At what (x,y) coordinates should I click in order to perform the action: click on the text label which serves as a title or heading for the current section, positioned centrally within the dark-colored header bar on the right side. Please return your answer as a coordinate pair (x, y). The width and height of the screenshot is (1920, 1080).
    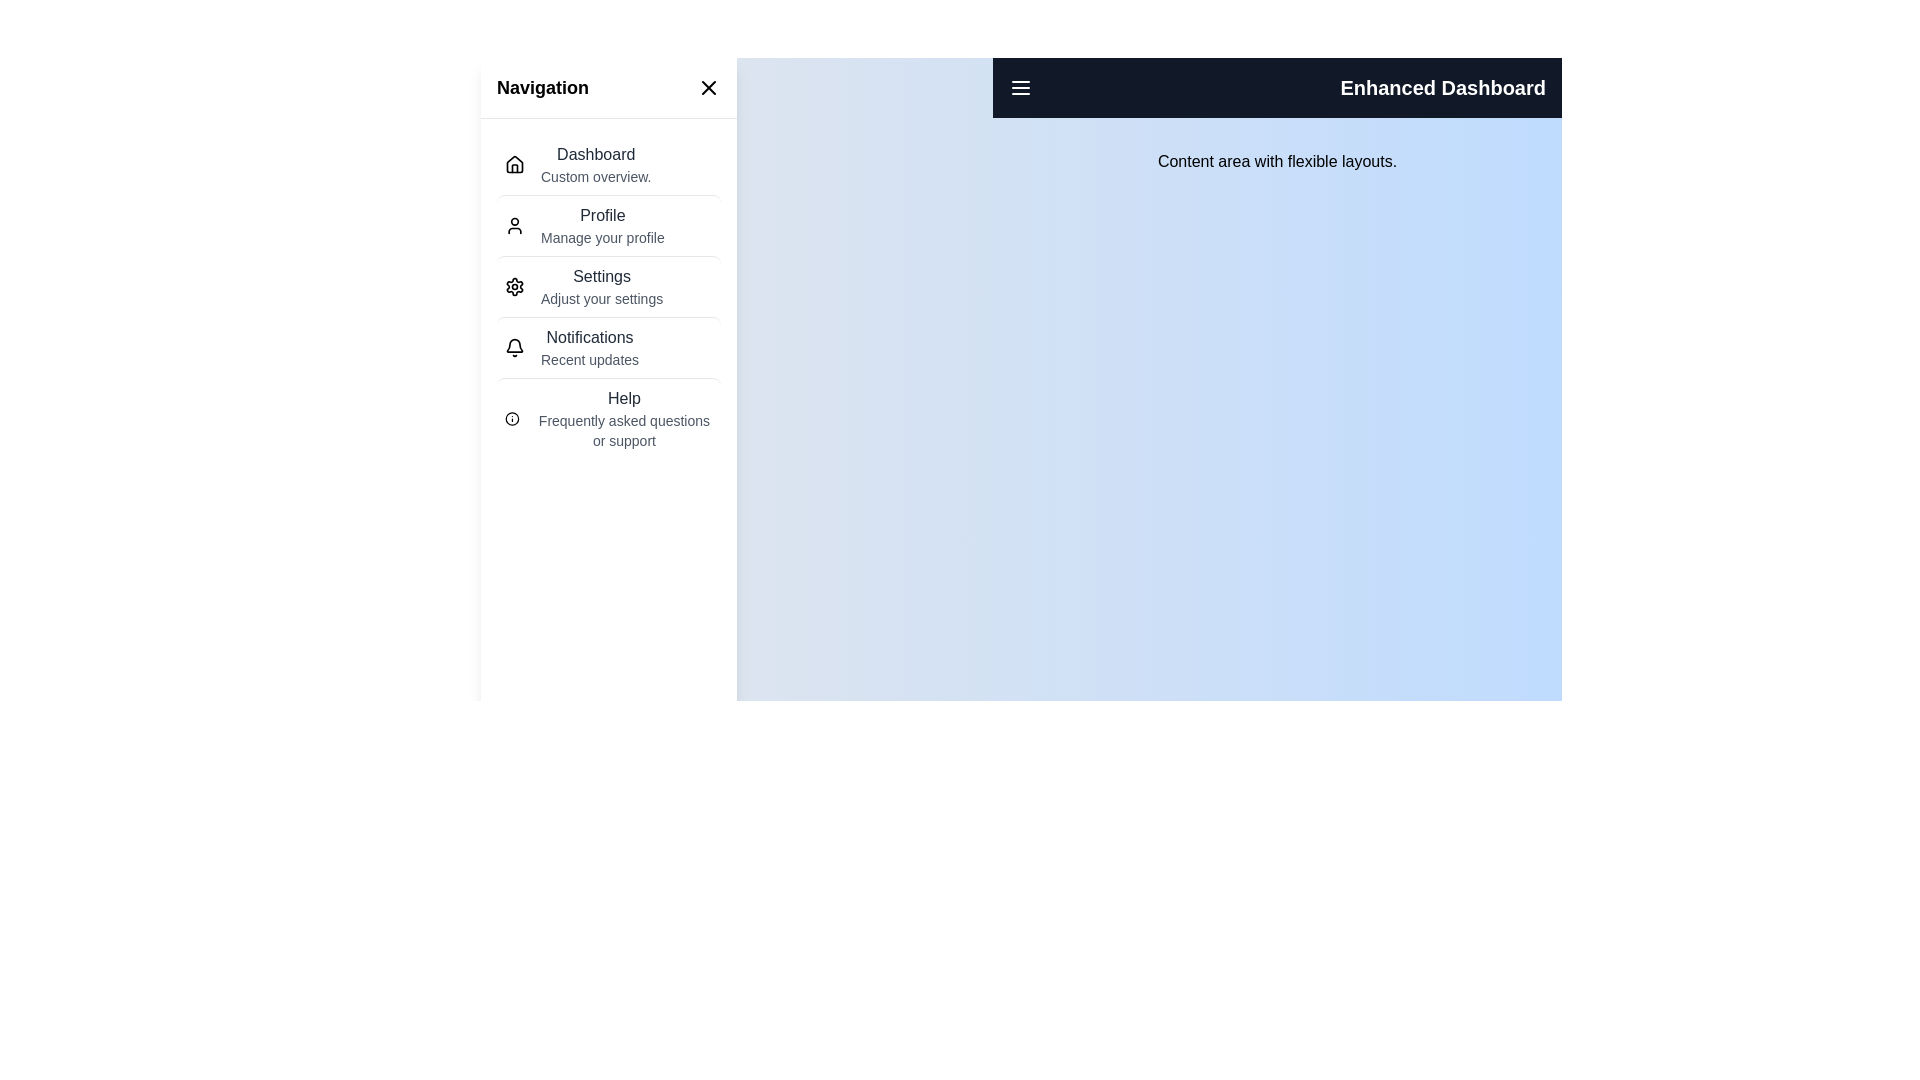
    Looking at the image, I should click on (1443, 87).